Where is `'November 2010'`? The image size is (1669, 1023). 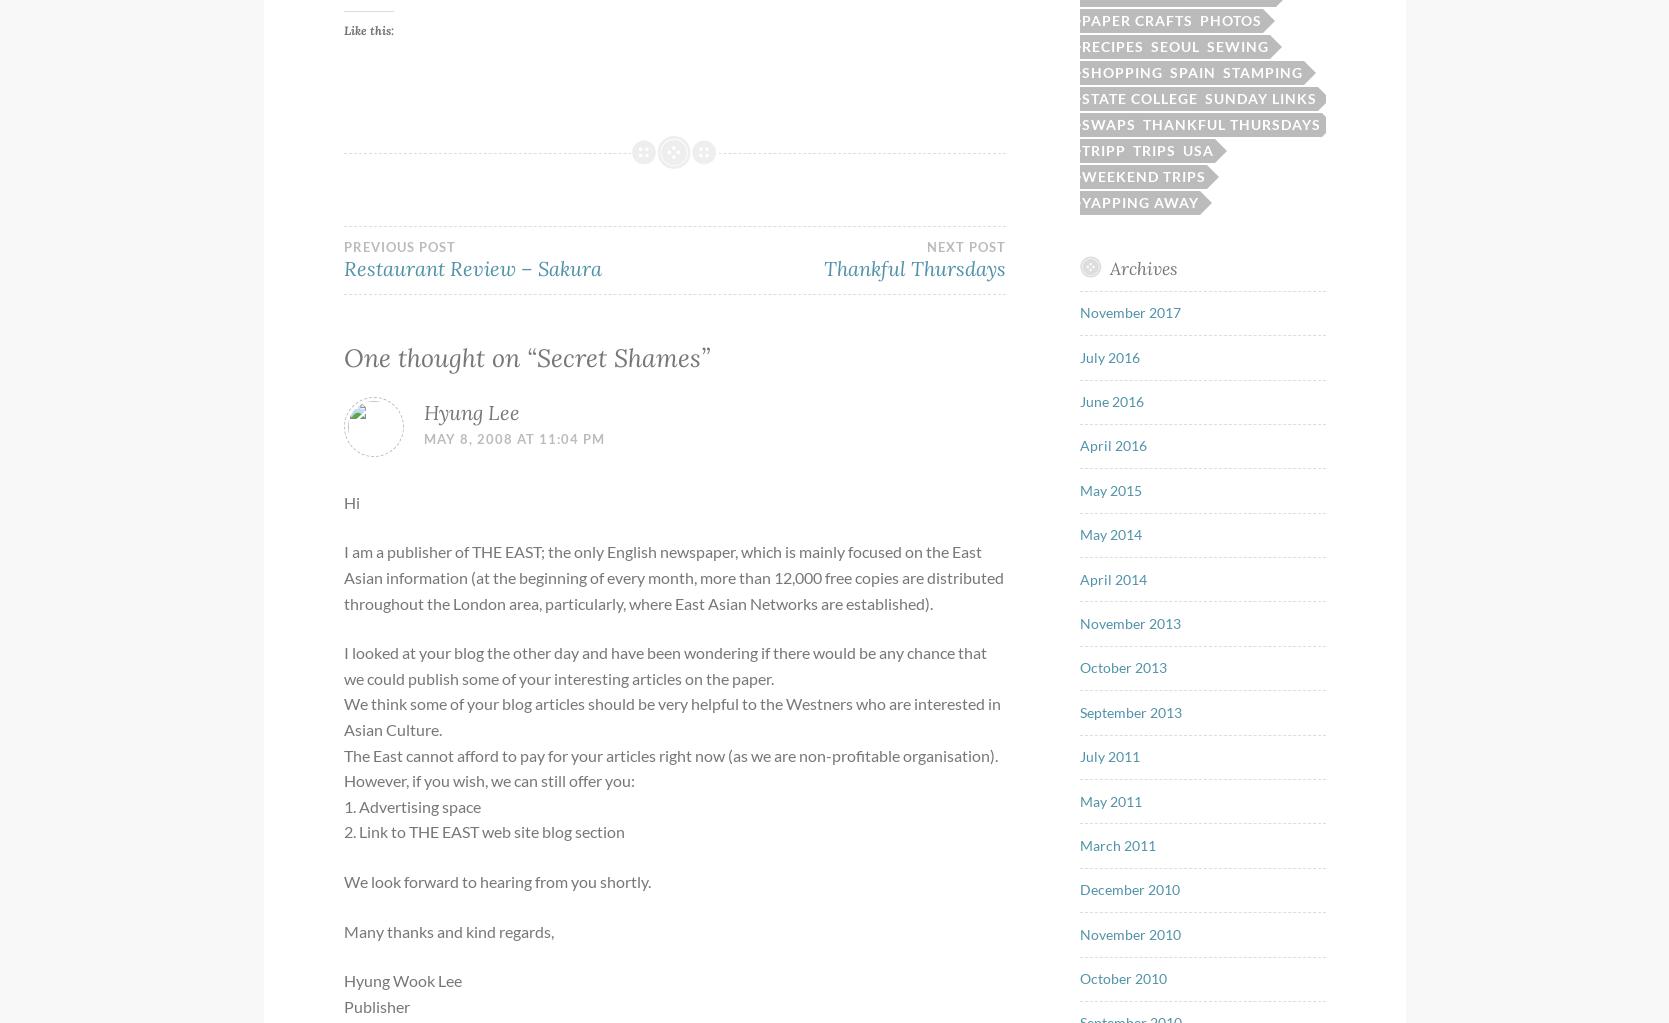
'November 2010' is located at coordinates (1130, 932).